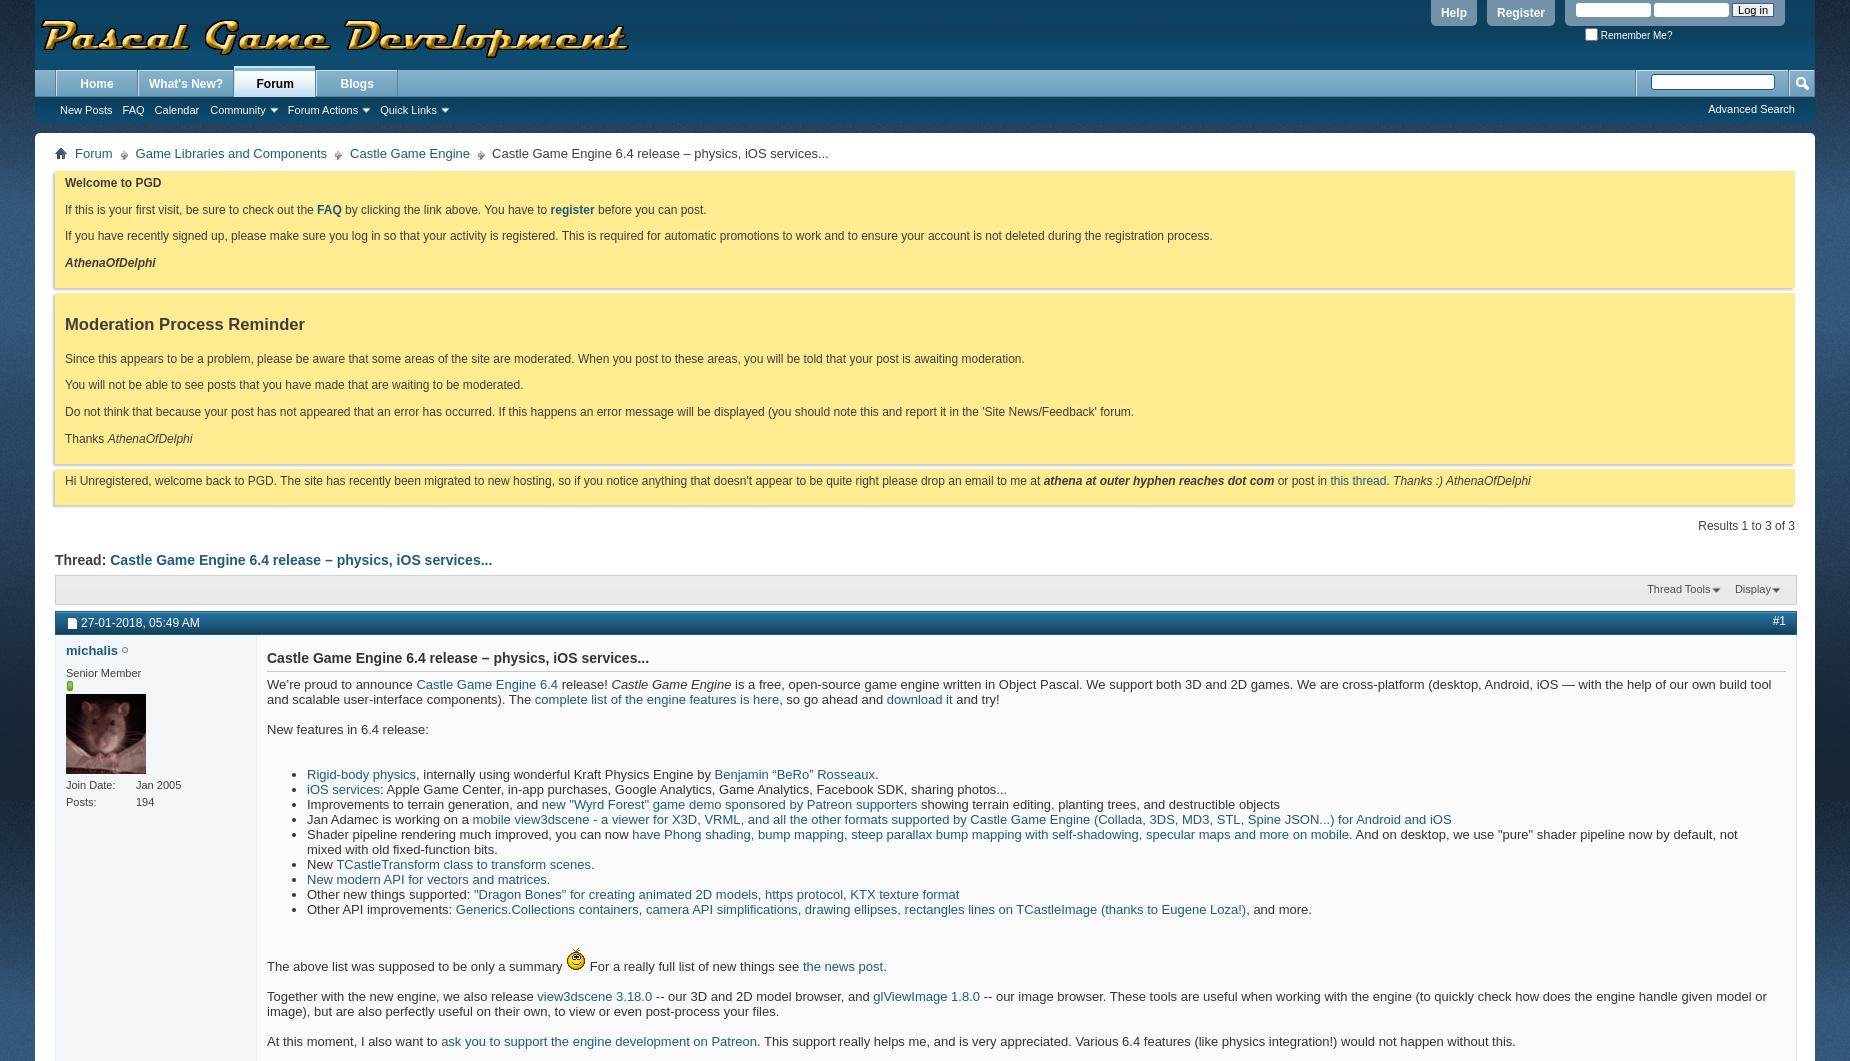 Image resolution: width=1850 pixels, height=1061 pixels. I want to click on 'What's New?', so click(184, 84).